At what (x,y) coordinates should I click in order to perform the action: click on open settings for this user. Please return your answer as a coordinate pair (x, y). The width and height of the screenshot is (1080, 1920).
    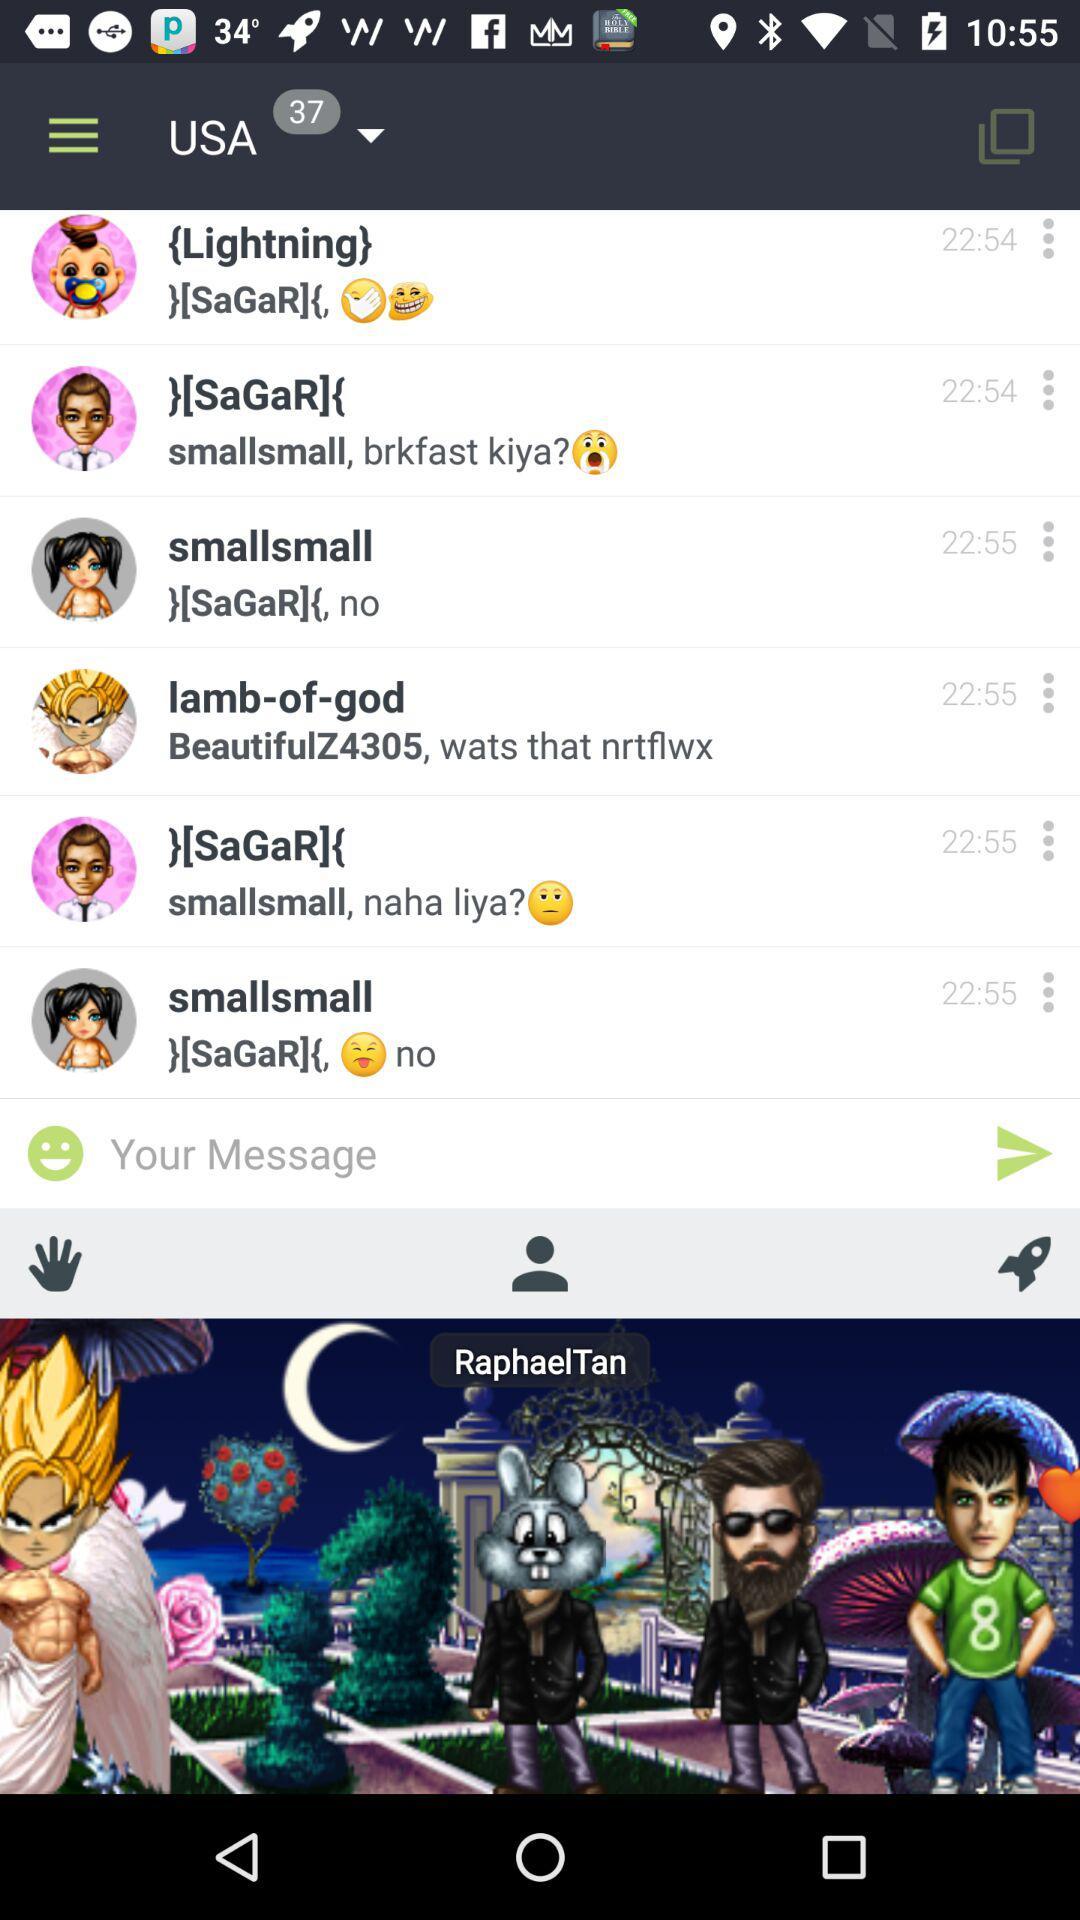
    Looking at the image, I should click on (1047, 389).